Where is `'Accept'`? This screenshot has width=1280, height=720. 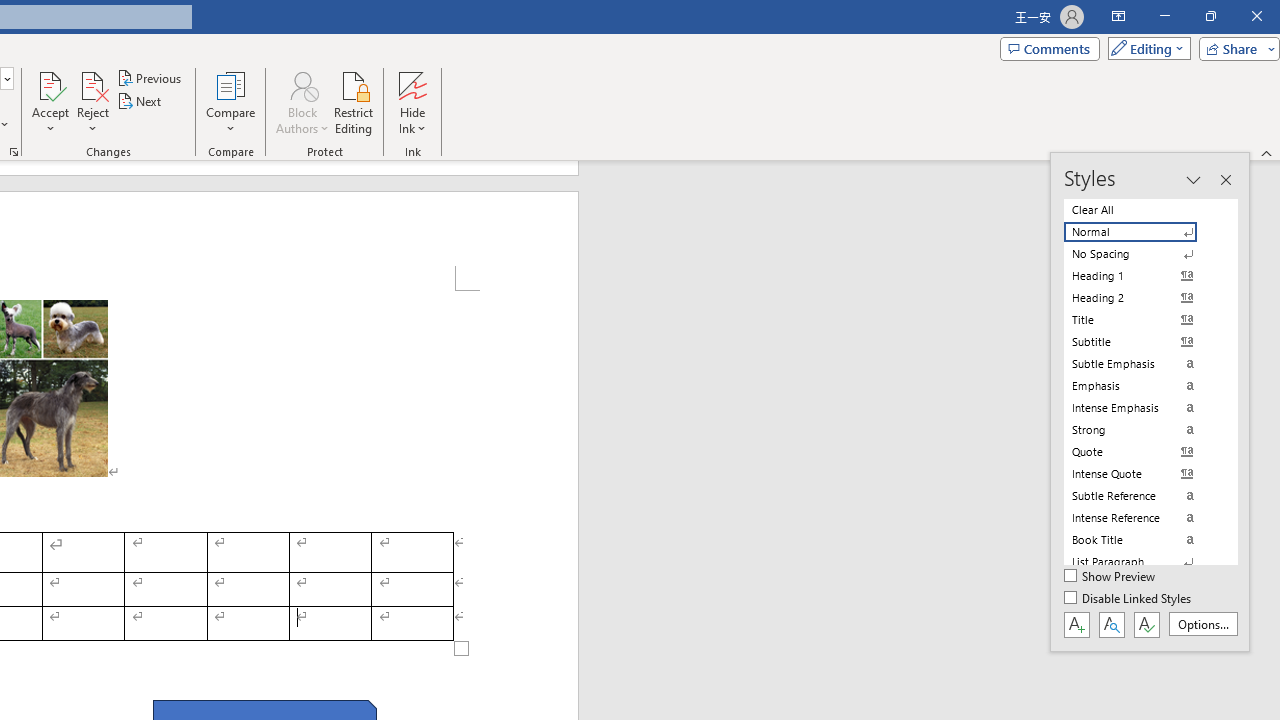
'Accept' is located at coordinates (50, 103).